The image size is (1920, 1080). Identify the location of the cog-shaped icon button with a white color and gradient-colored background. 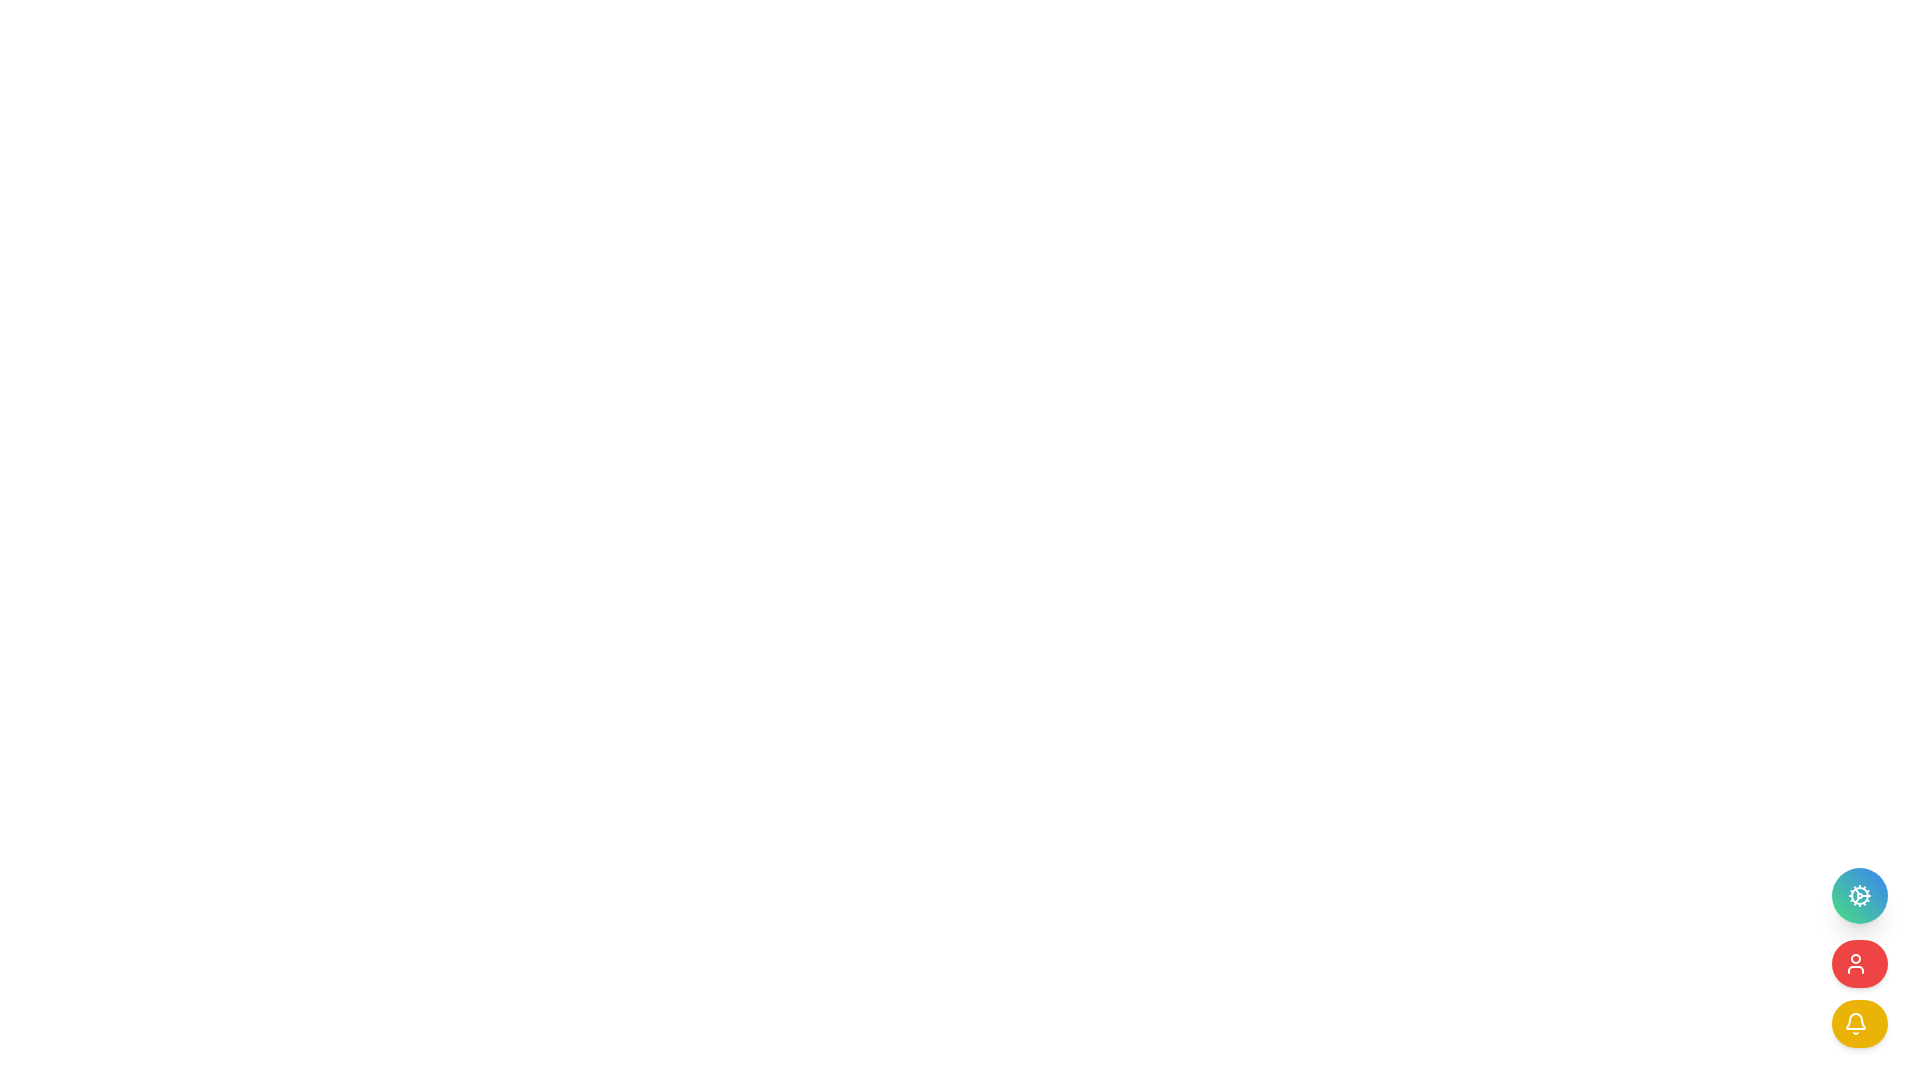
(1859, 894).